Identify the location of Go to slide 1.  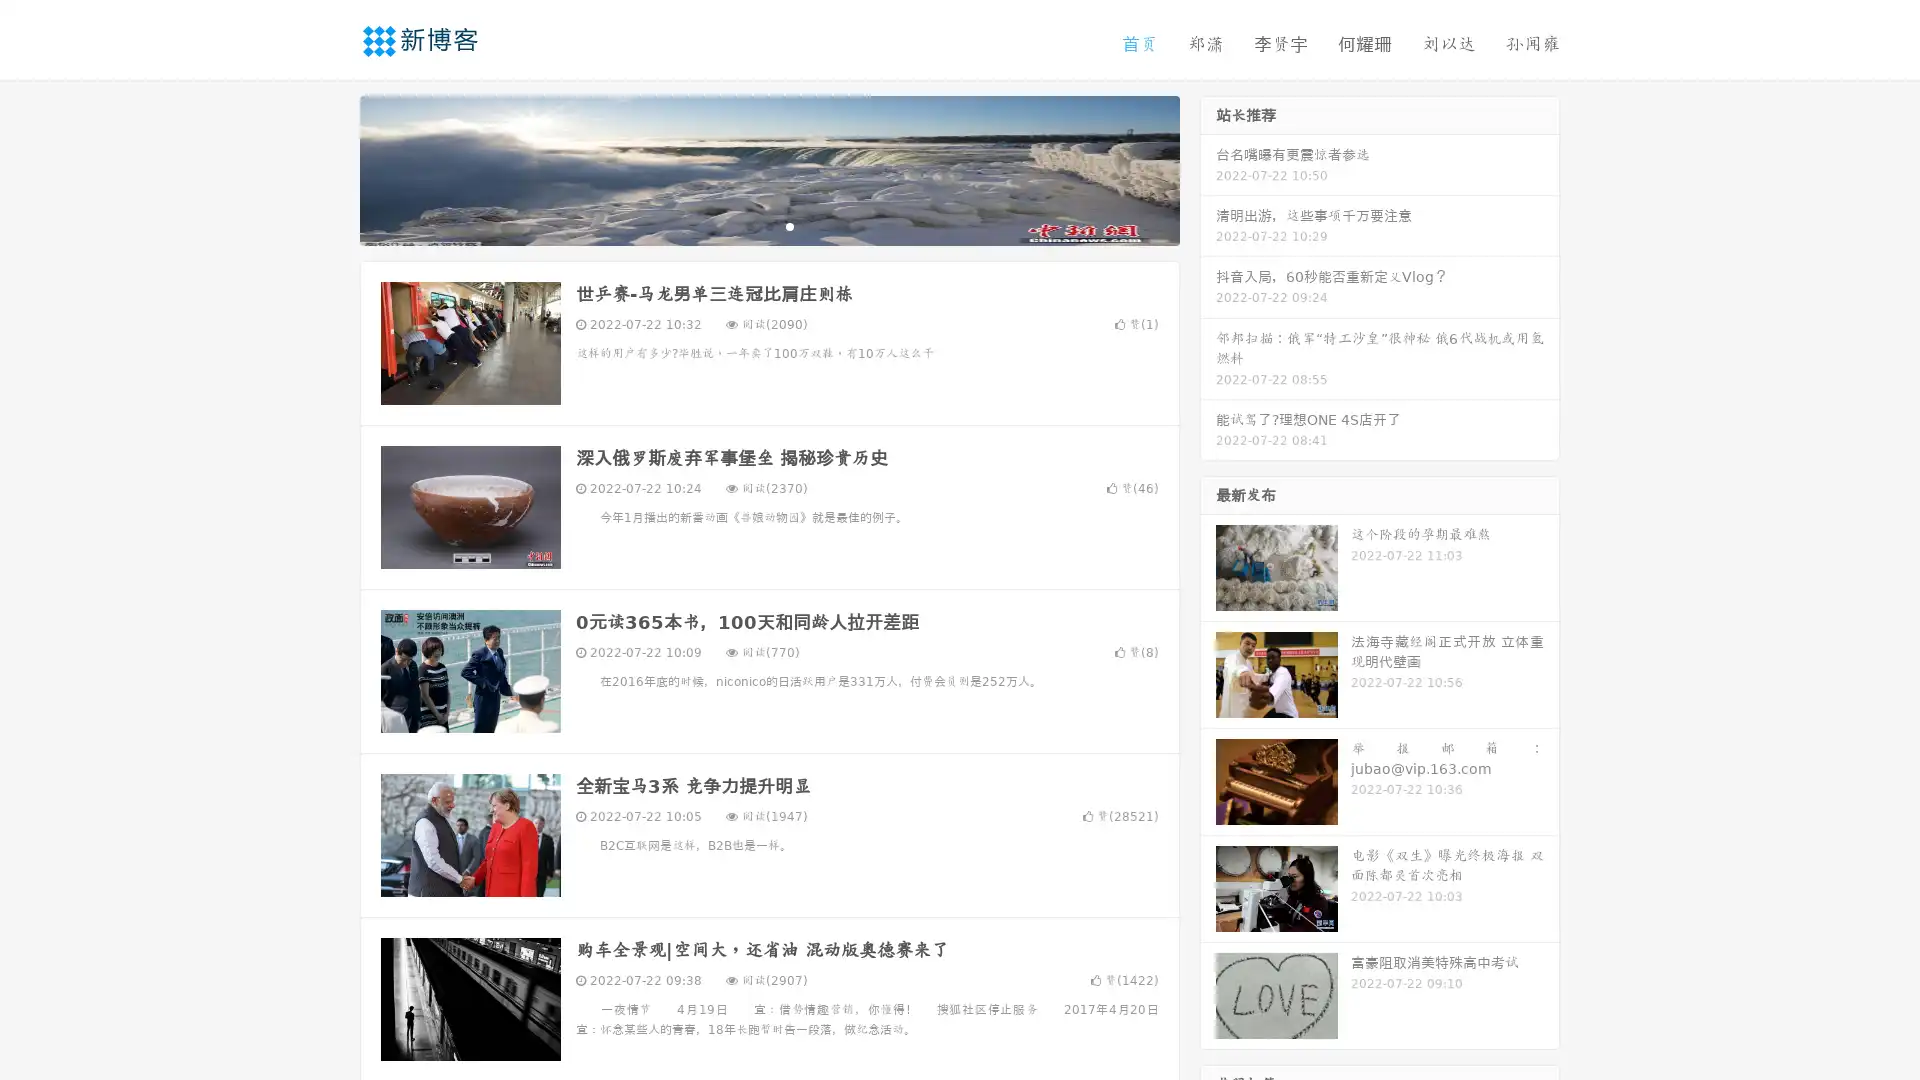
(748, 225).